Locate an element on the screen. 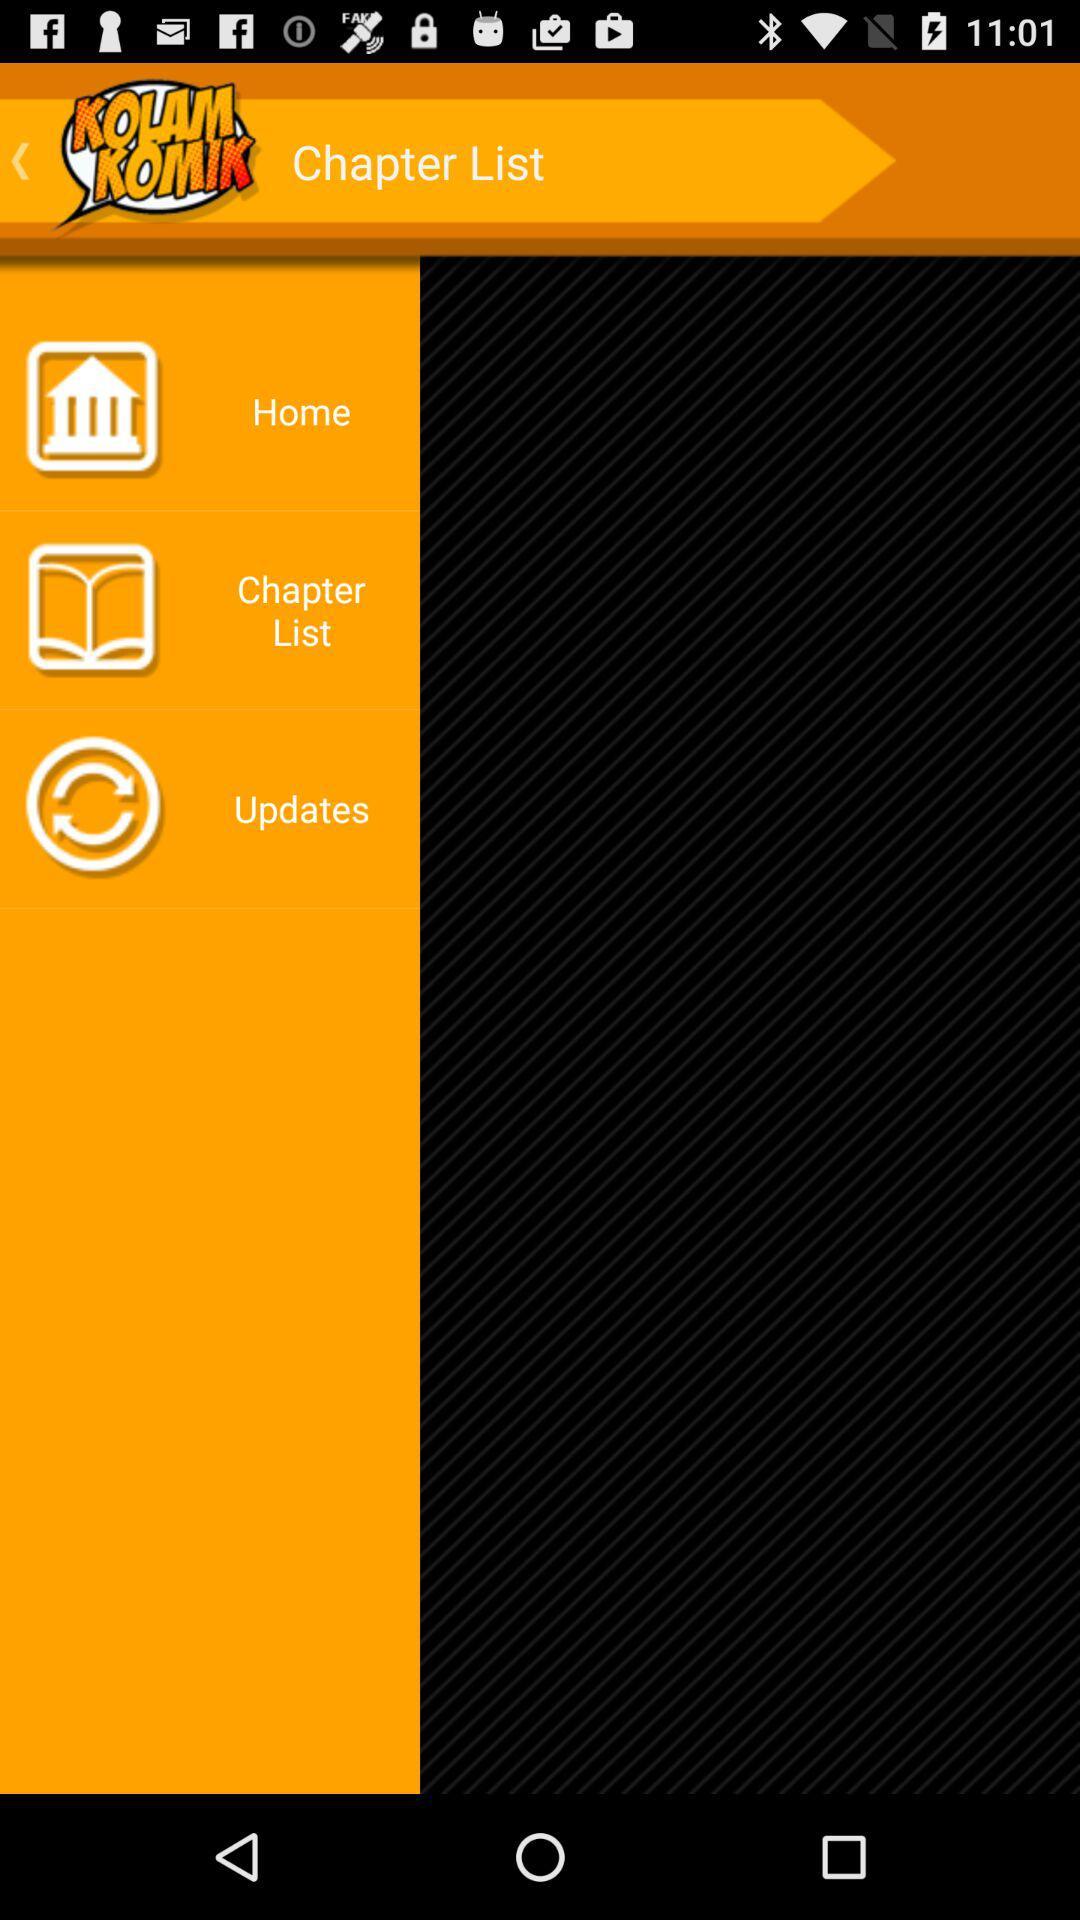 The image size is (1080, 1920). updates is located at coordinates (307, 808).